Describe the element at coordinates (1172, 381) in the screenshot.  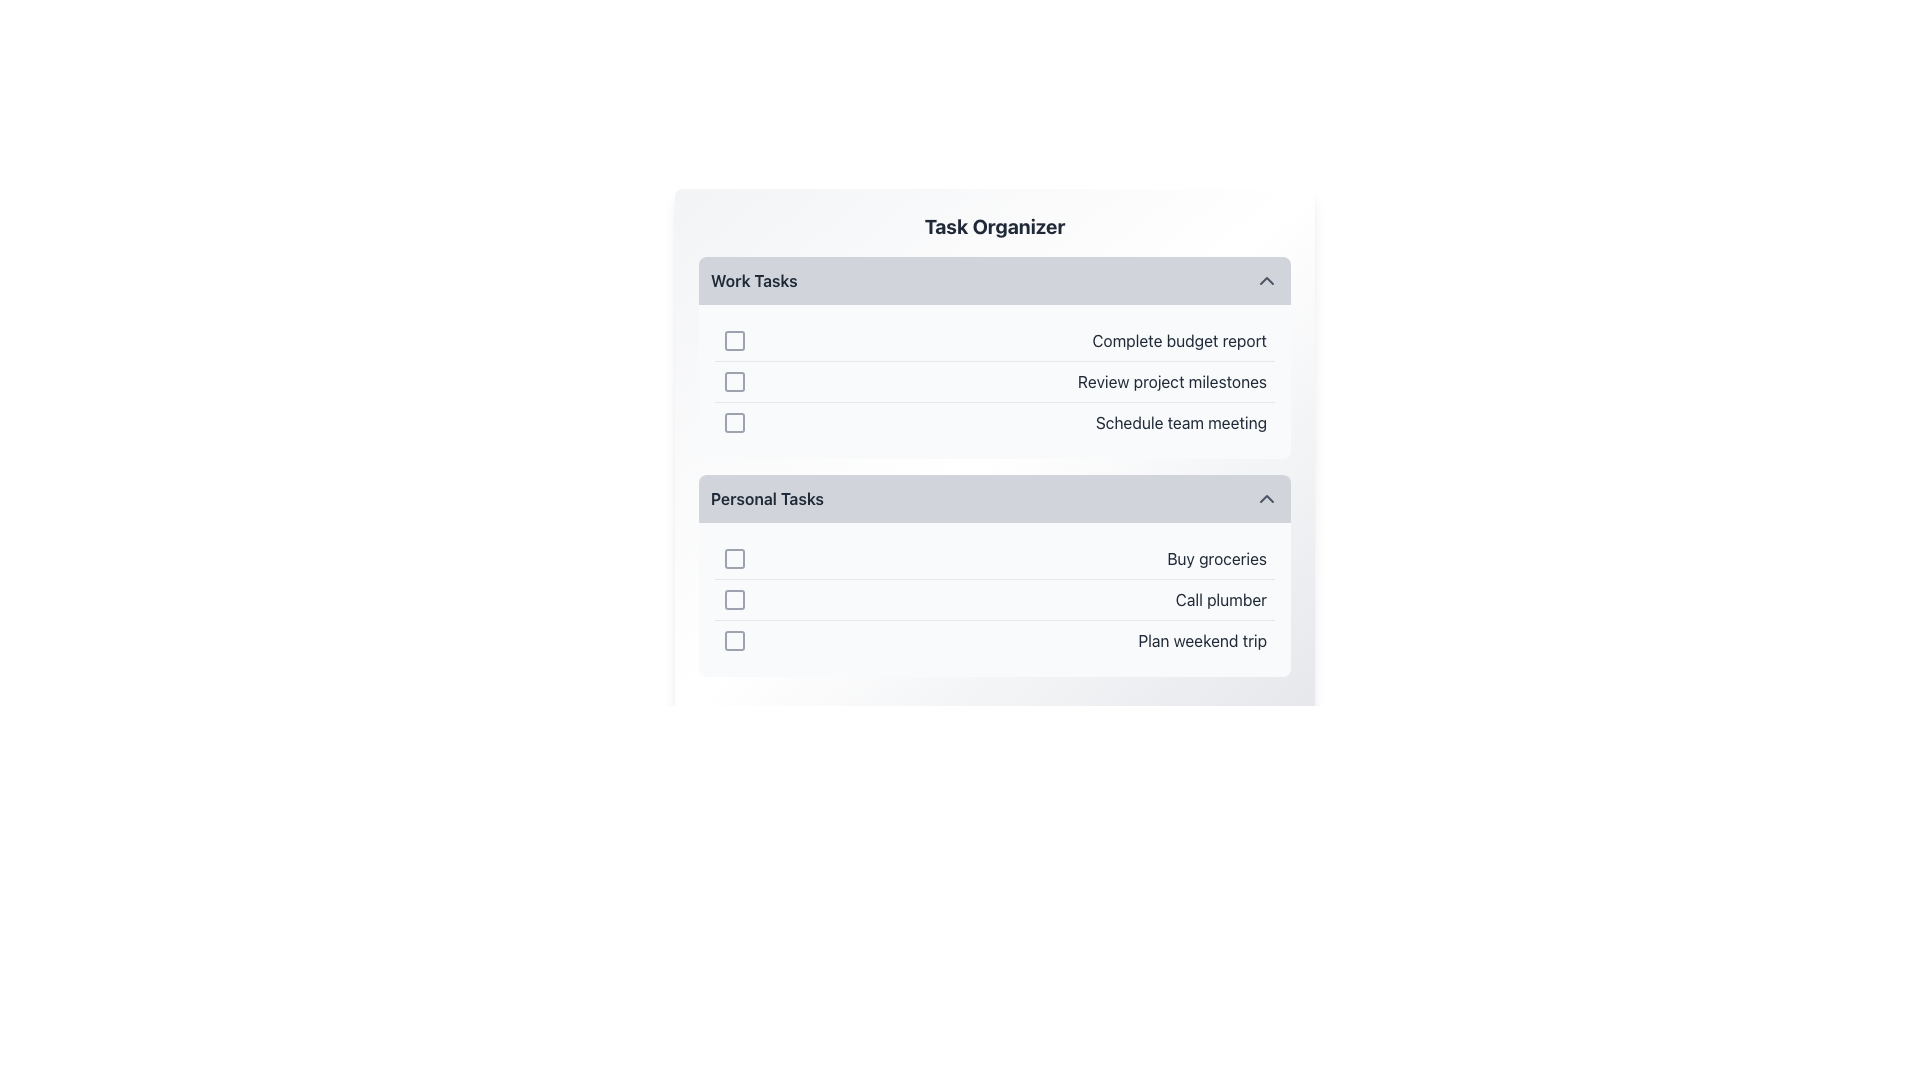
I see `the text label displaying 'Review project milestones' located in the middle right of the 'Work Tasks' section` at that location.